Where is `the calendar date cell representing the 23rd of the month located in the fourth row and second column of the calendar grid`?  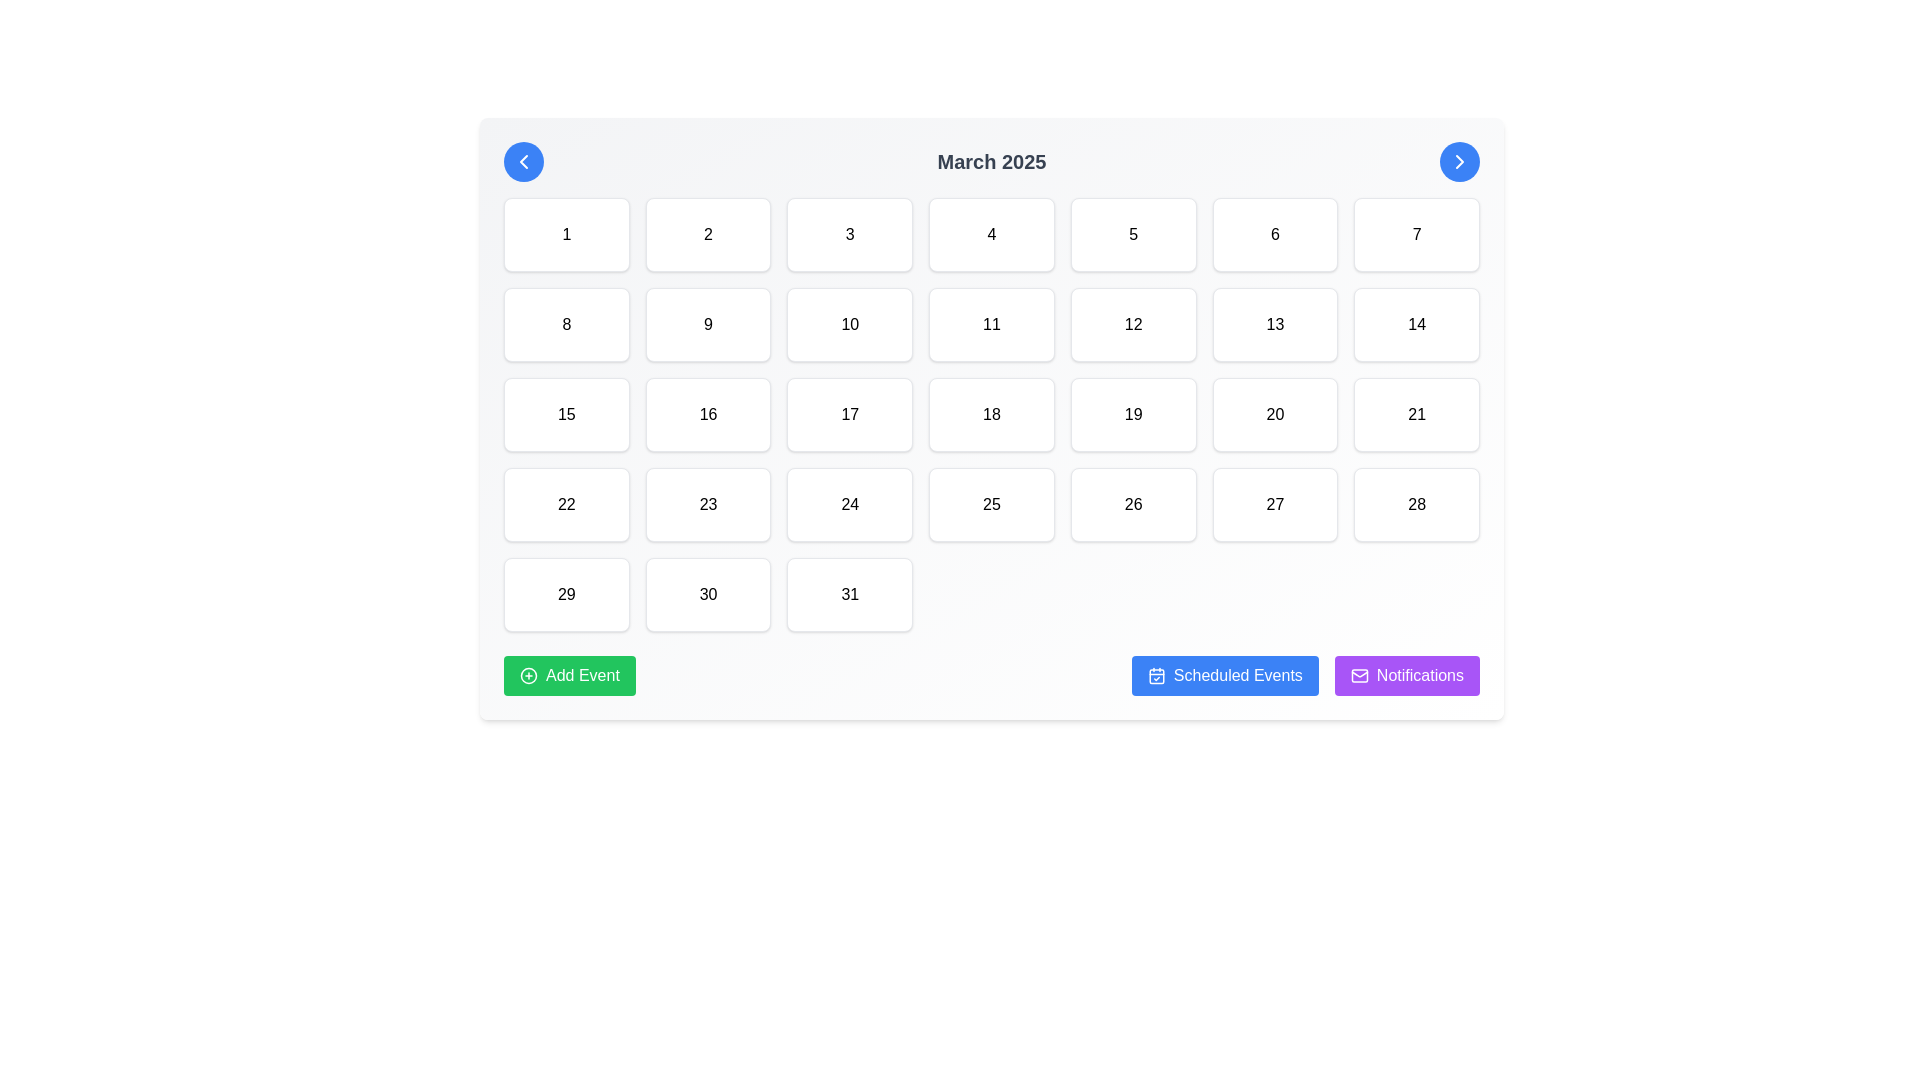 the calendar date cell representing the 23rd of the month located in the fourth row and second column of the calendar grid is located at coordinates (708, 504).